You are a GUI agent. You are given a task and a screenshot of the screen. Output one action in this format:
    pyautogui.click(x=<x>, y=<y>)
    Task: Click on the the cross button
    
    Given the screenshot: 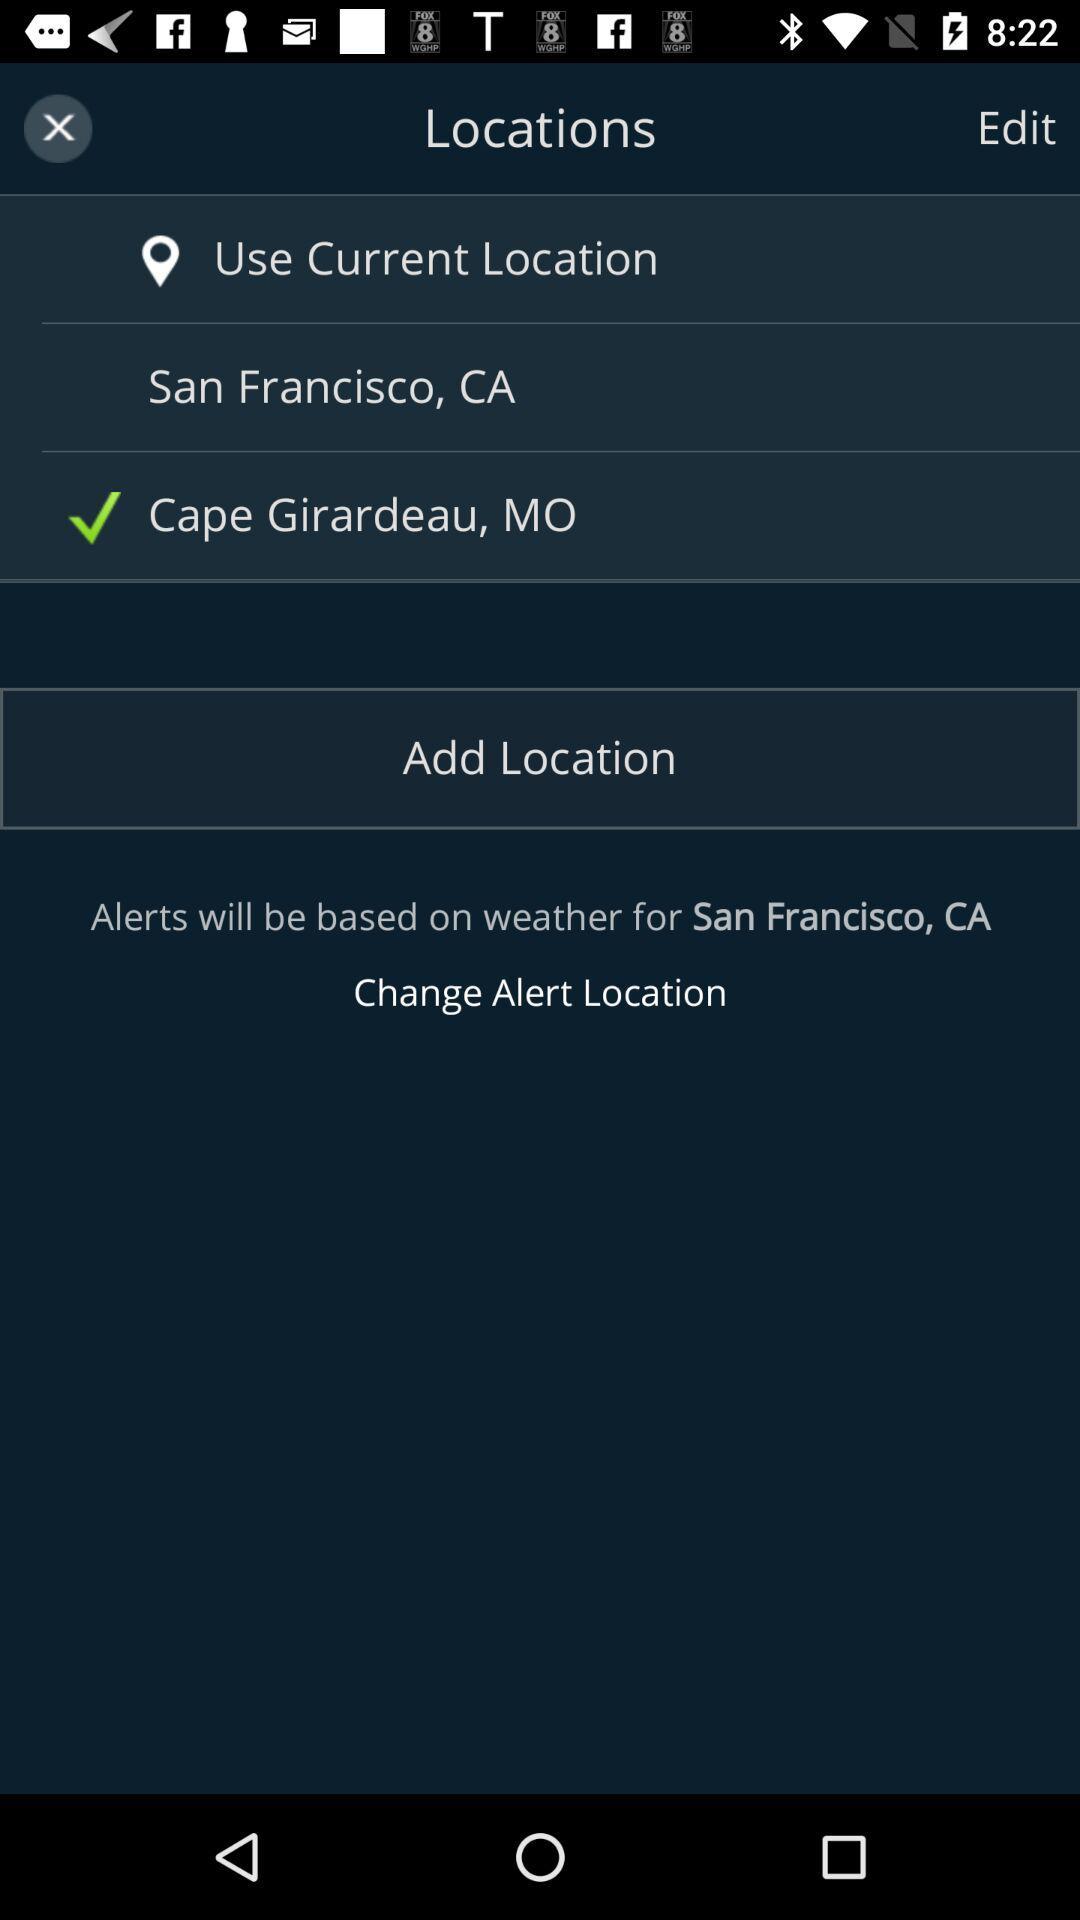 What is the action you would take?
    pyautogui.click(x=56, y=128)
    